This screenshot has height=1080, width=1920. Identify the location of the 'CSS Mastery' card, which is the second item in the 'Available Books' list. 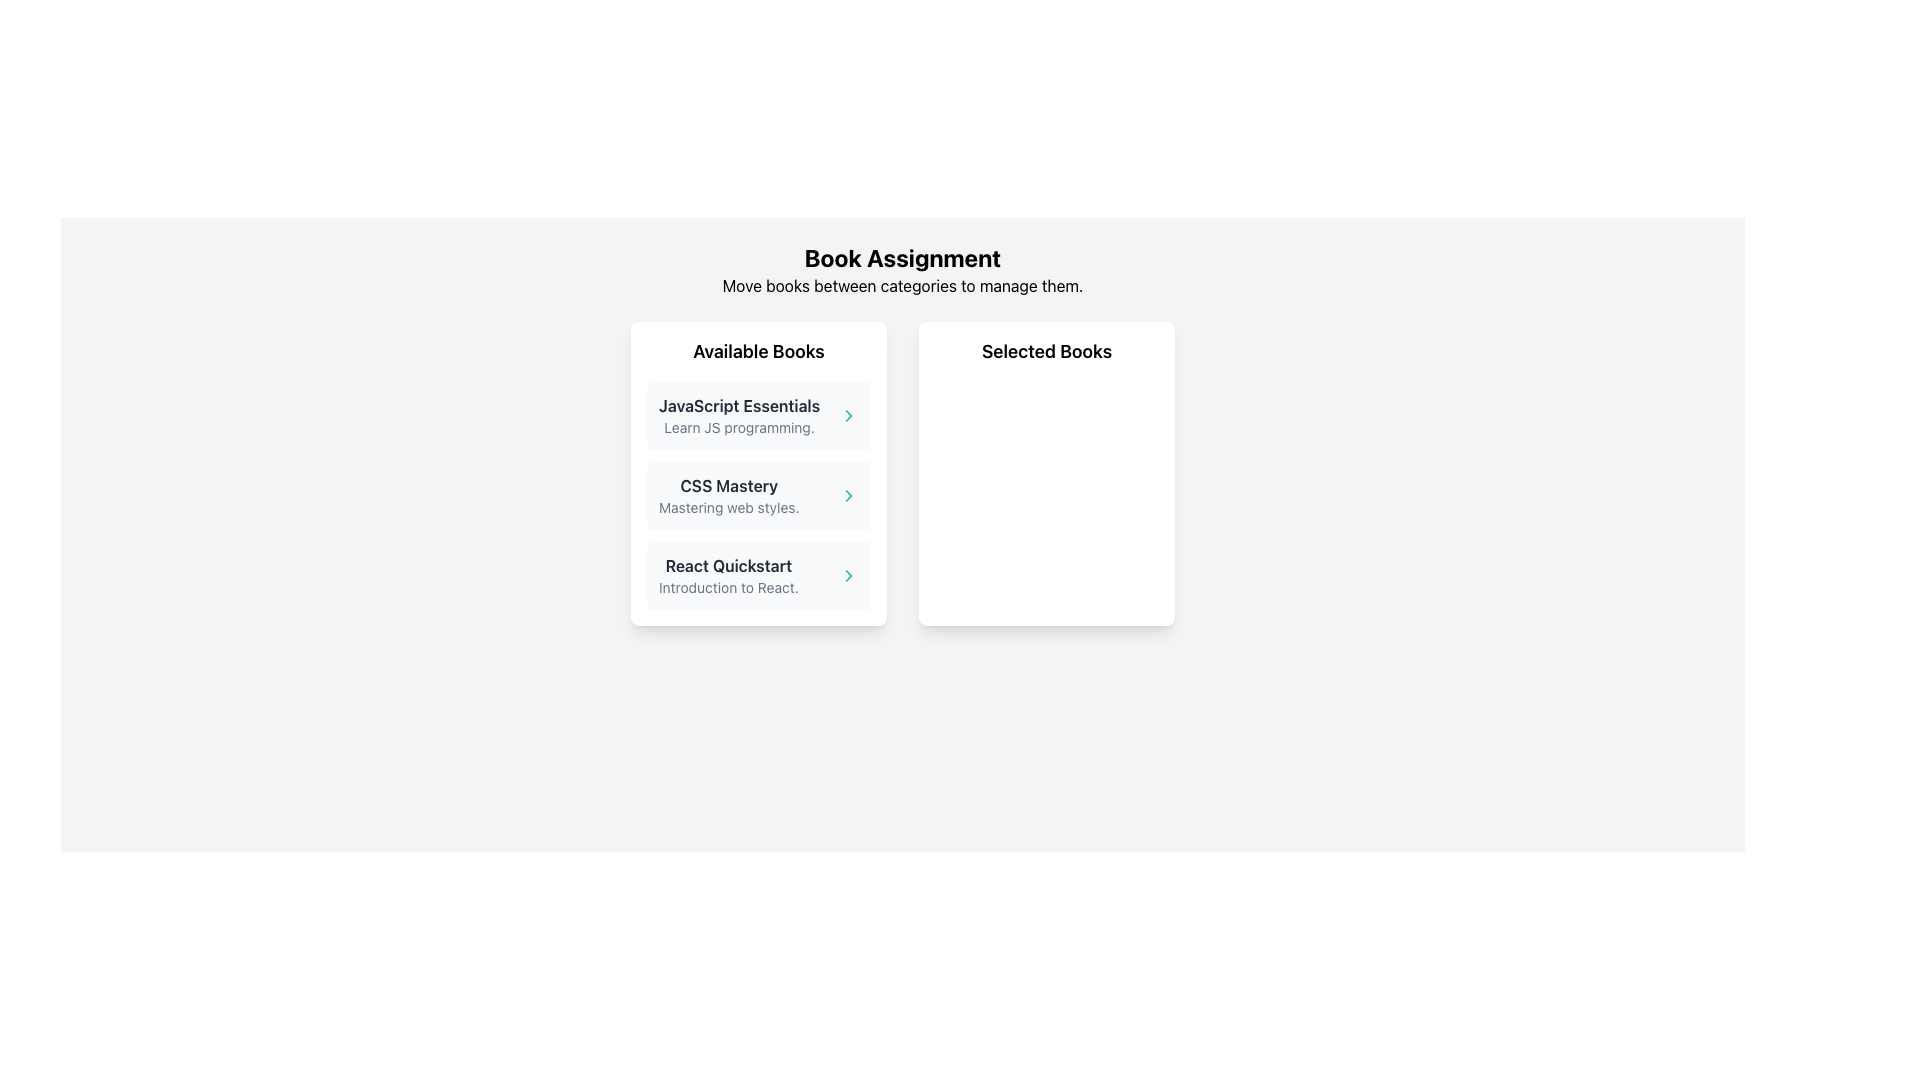
(757, 495).